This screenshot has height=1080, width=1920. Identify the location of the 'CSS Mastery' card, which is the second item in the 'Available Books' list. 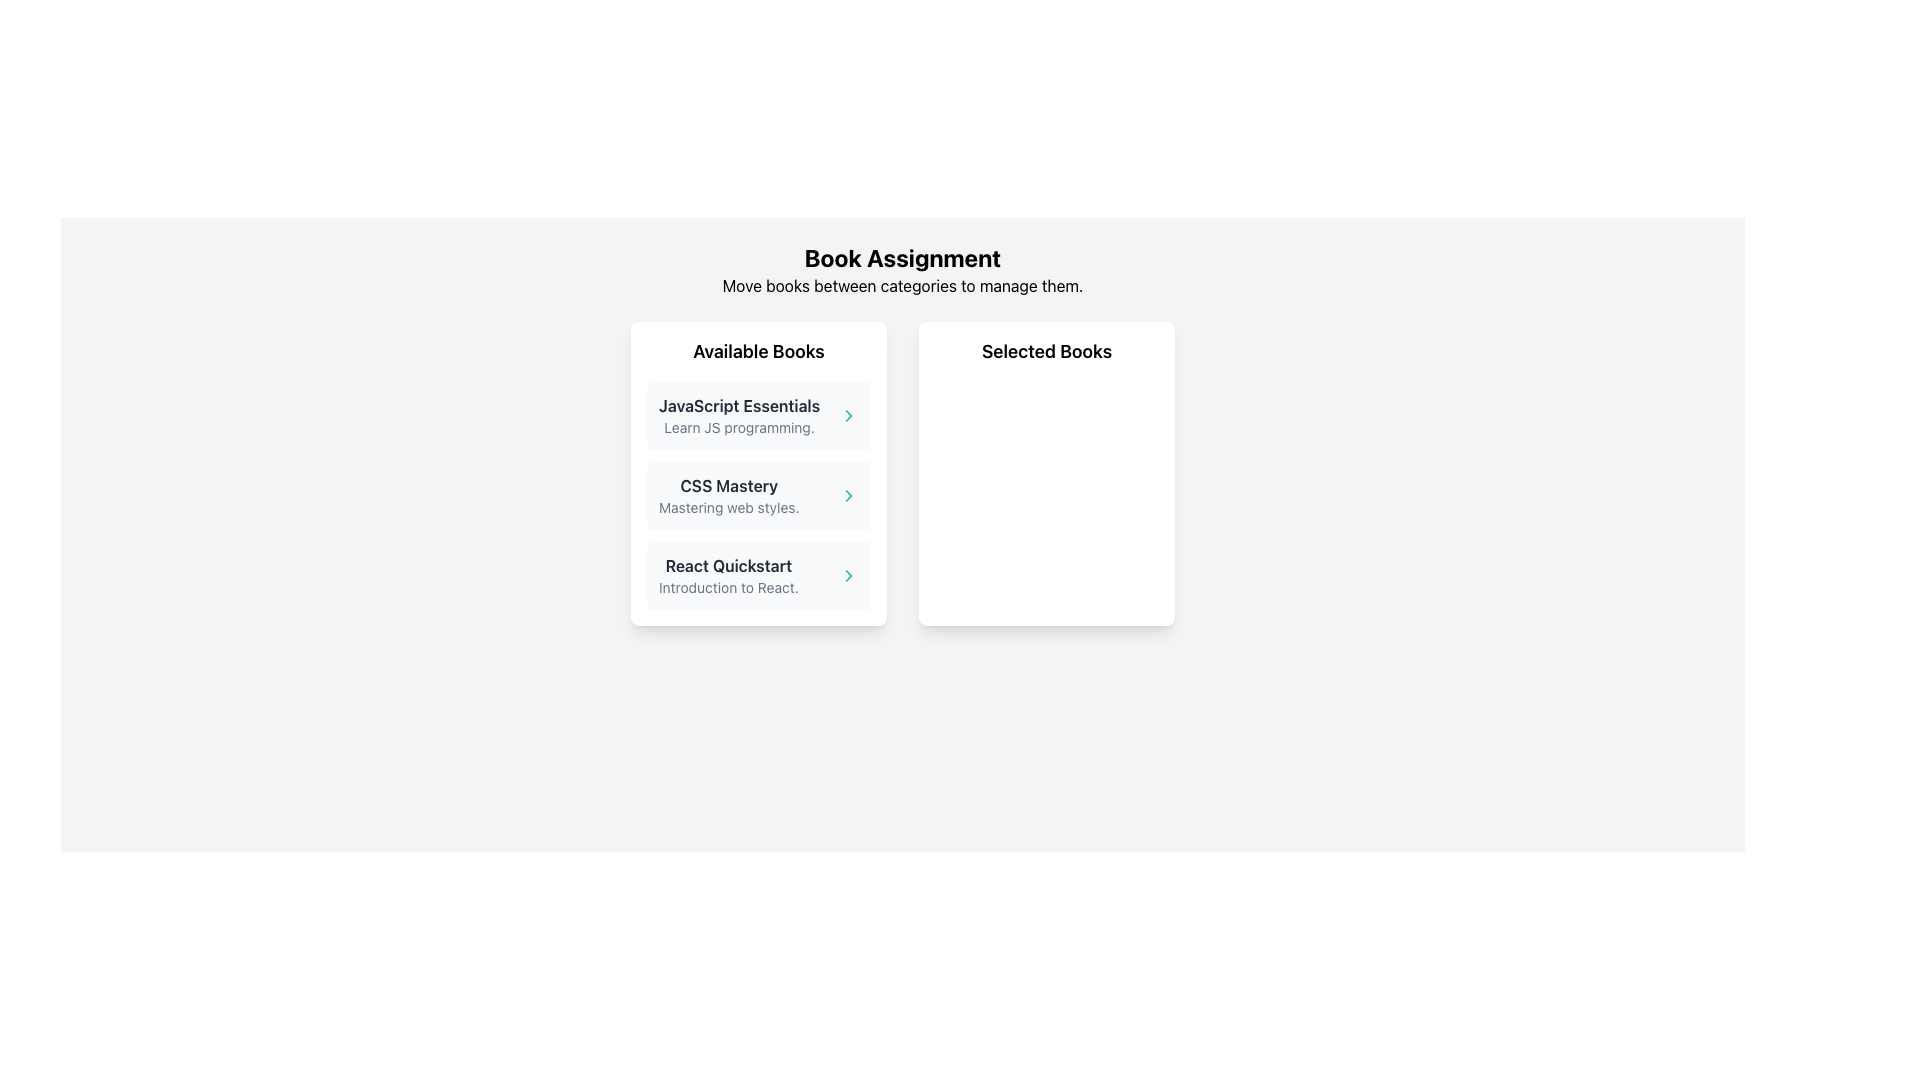
(757, 495).